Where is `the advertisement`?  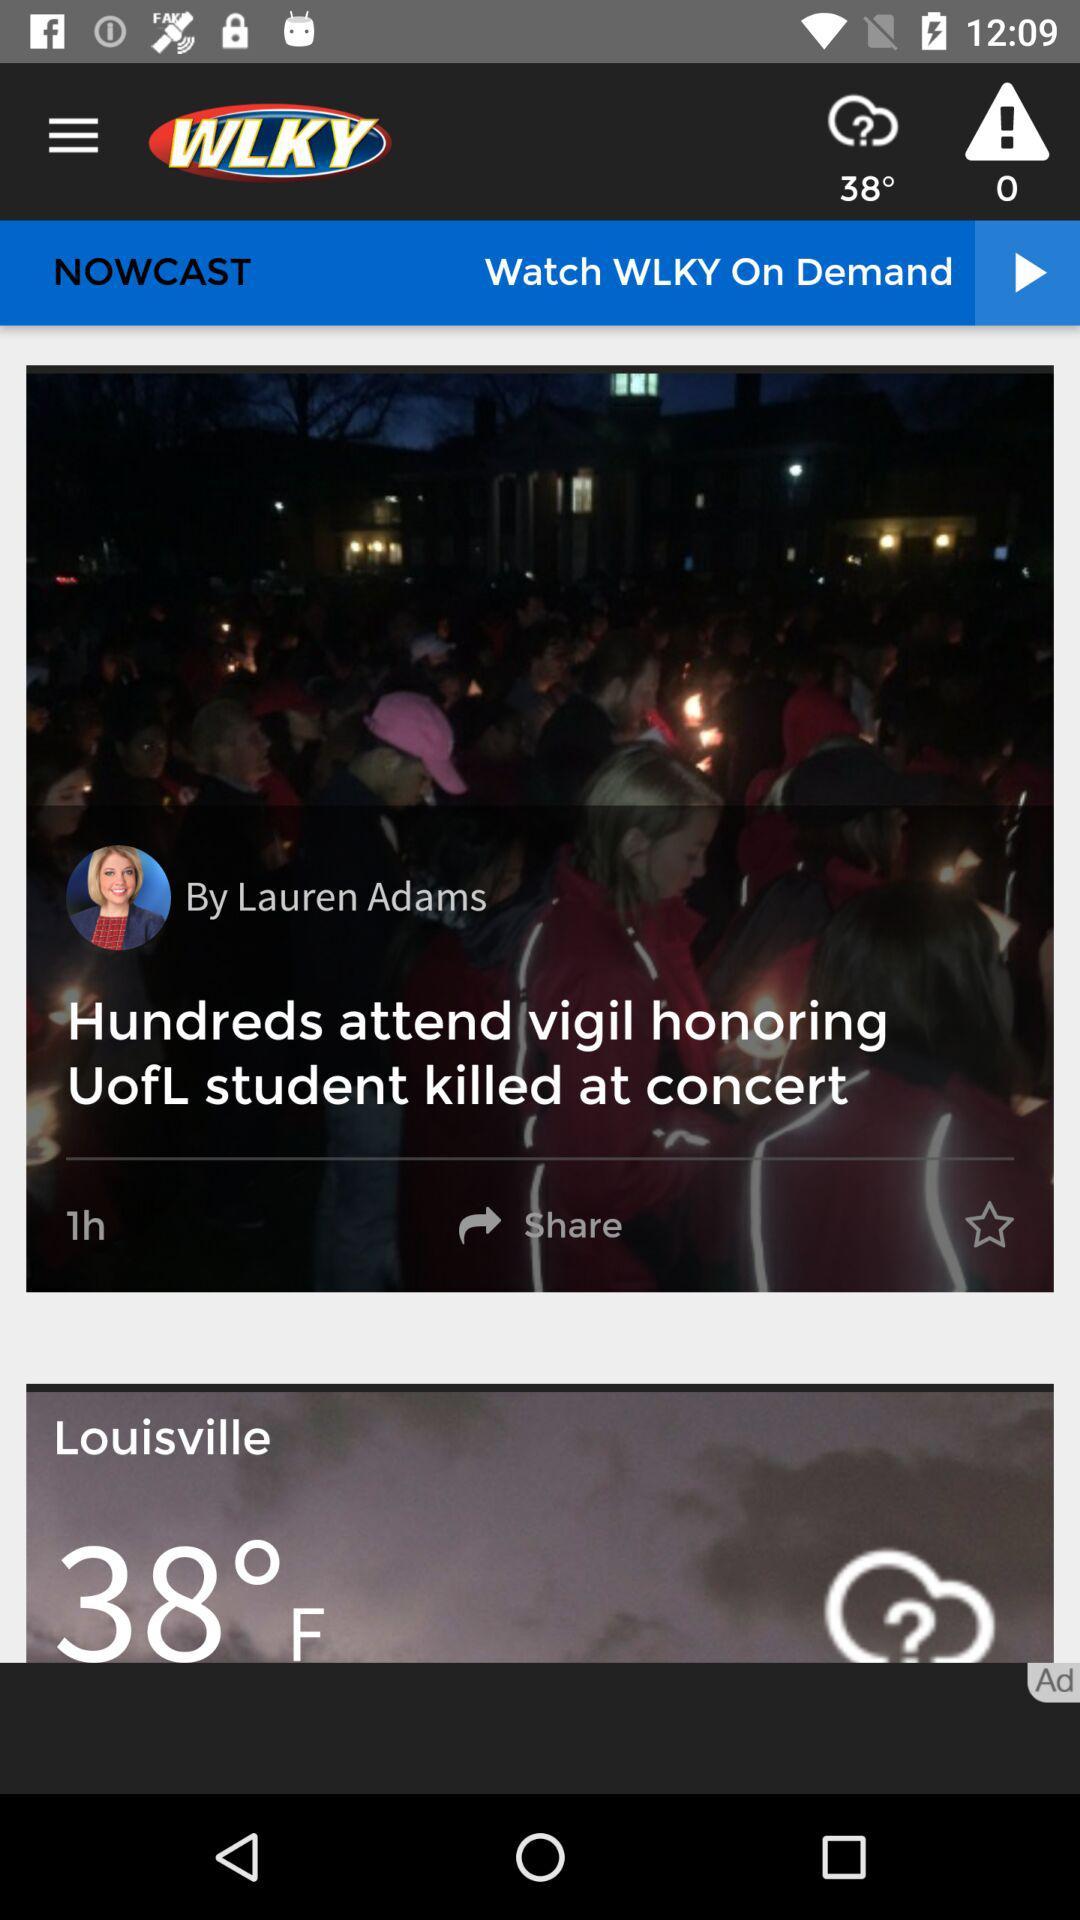
the advertisement is located at coordinates (540, 1727).